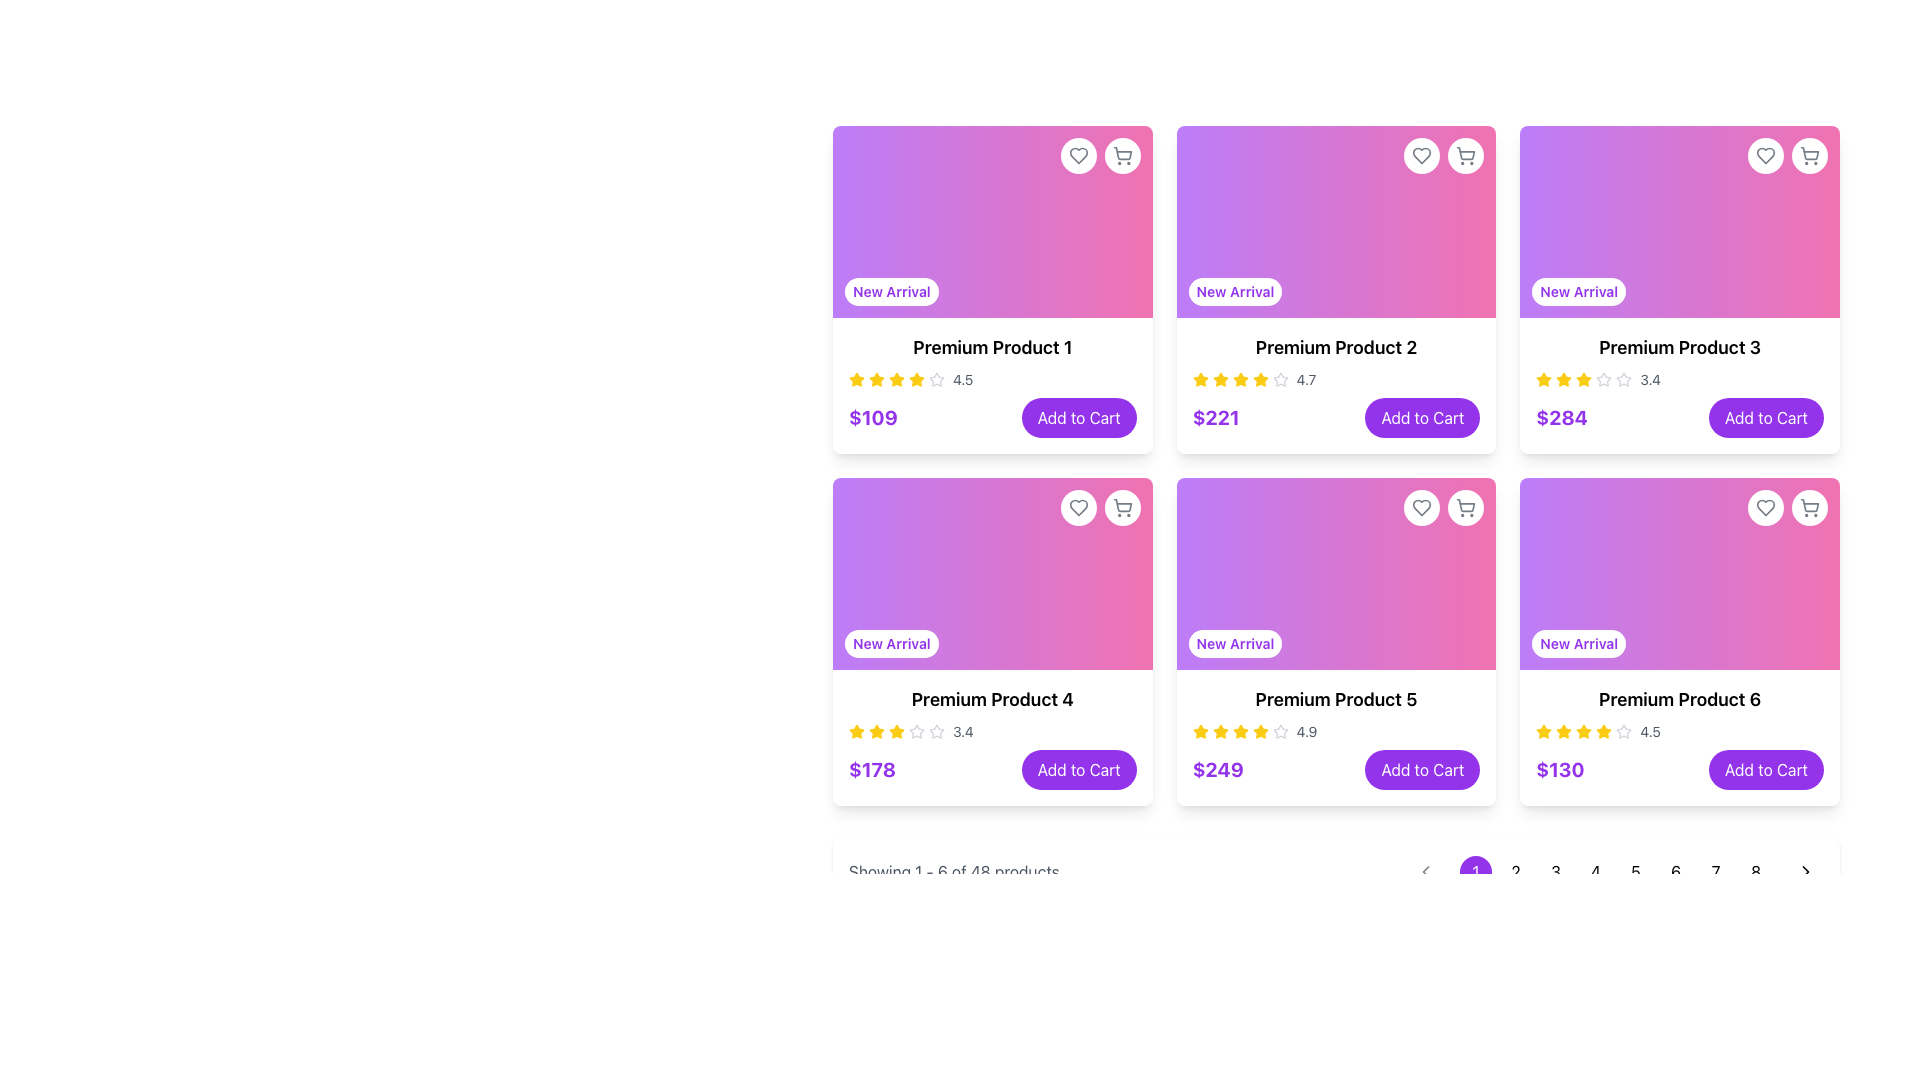 The image size is (1920, 1080). What do you see at coordinates (1616, 870) in the screenshot?
I see `the fifth button in the pagination bar, which navigates to the fourth page of content, to trigger hover effects` at bounding box center [1616, 870].